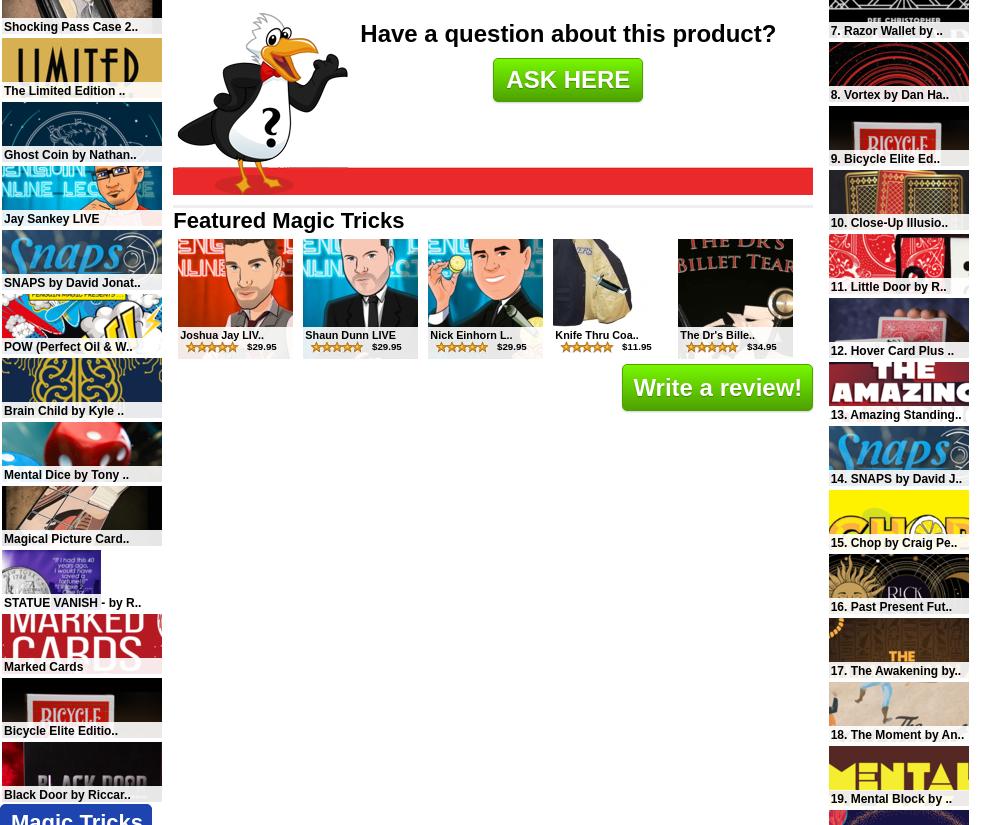  What do you see at coordinates (923, 684) in the screenshot?
I see `'65 reviews'` at bounding box center [923, 684].